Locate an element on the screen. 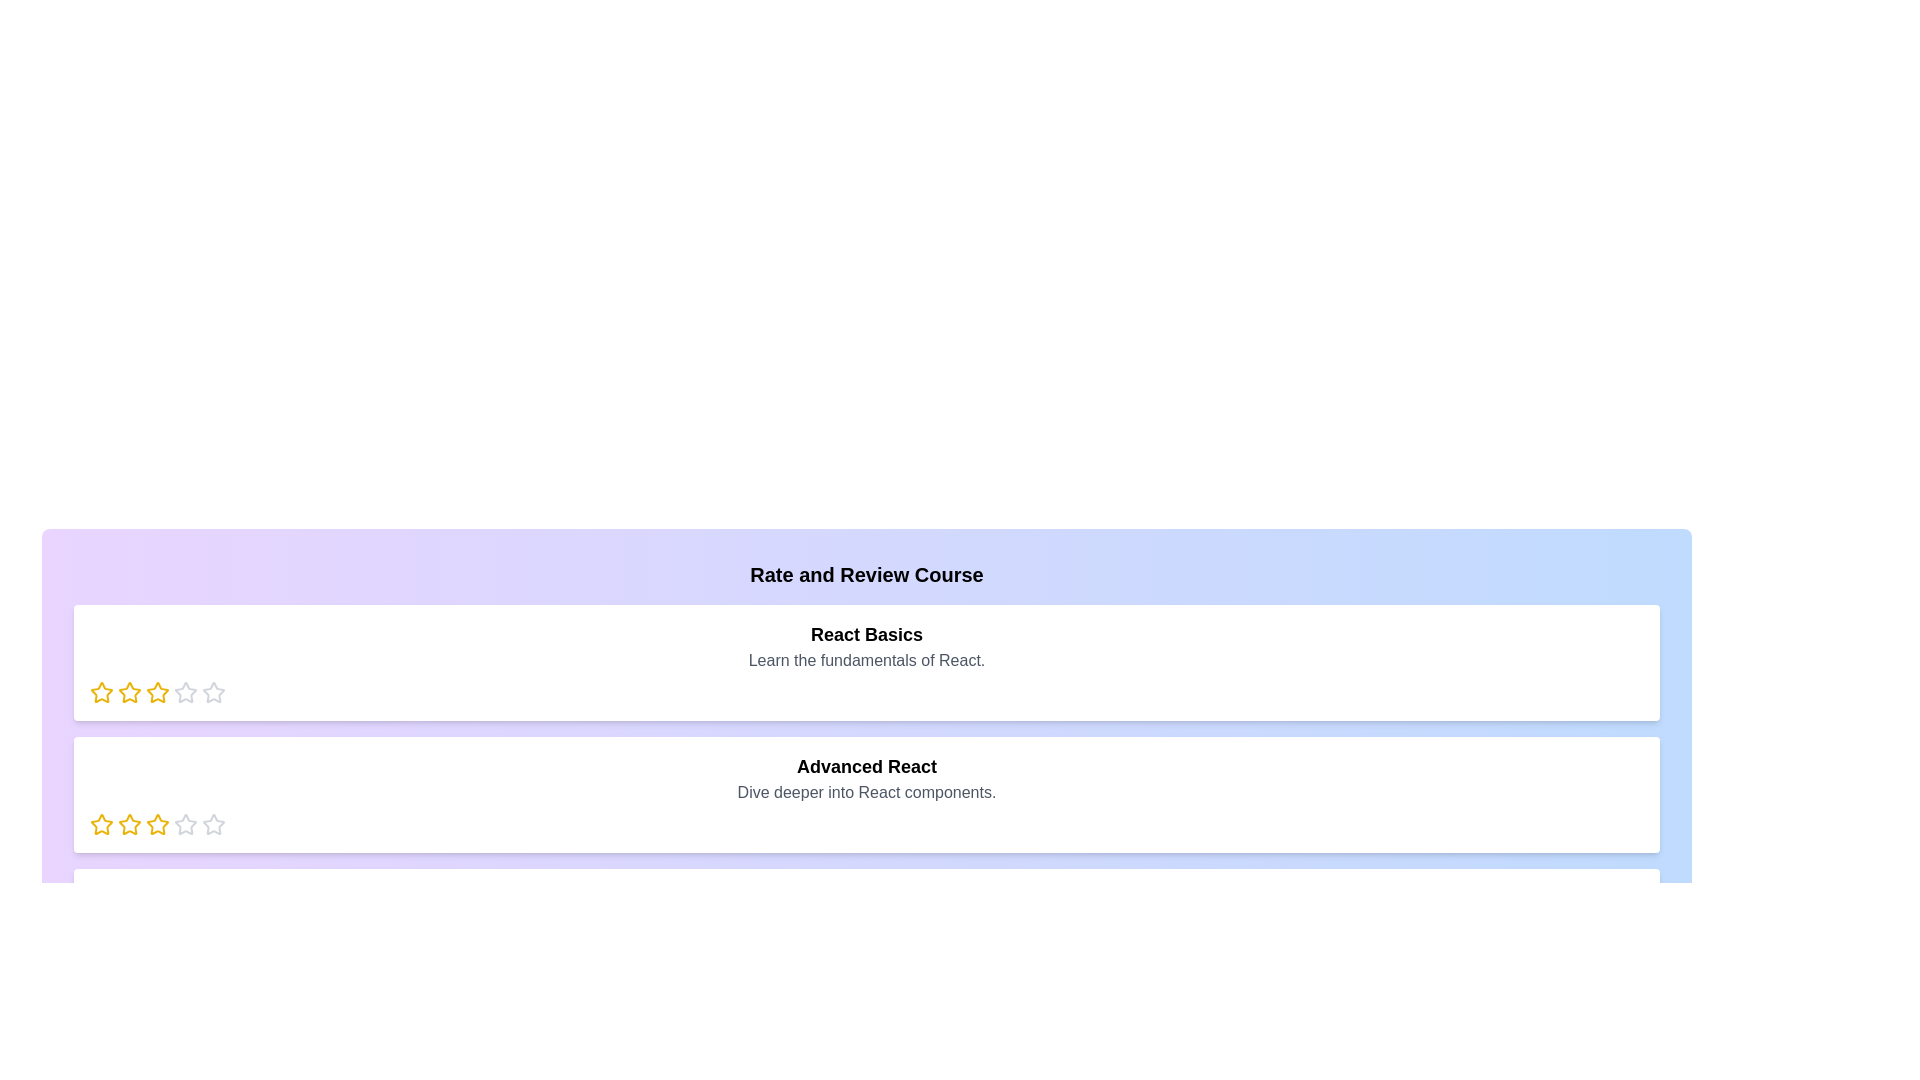 This screenshot has height=1080, width=1920. the first star icon in the rating section of the 'Advanced React' course panel is located at coordinates (100, 825).